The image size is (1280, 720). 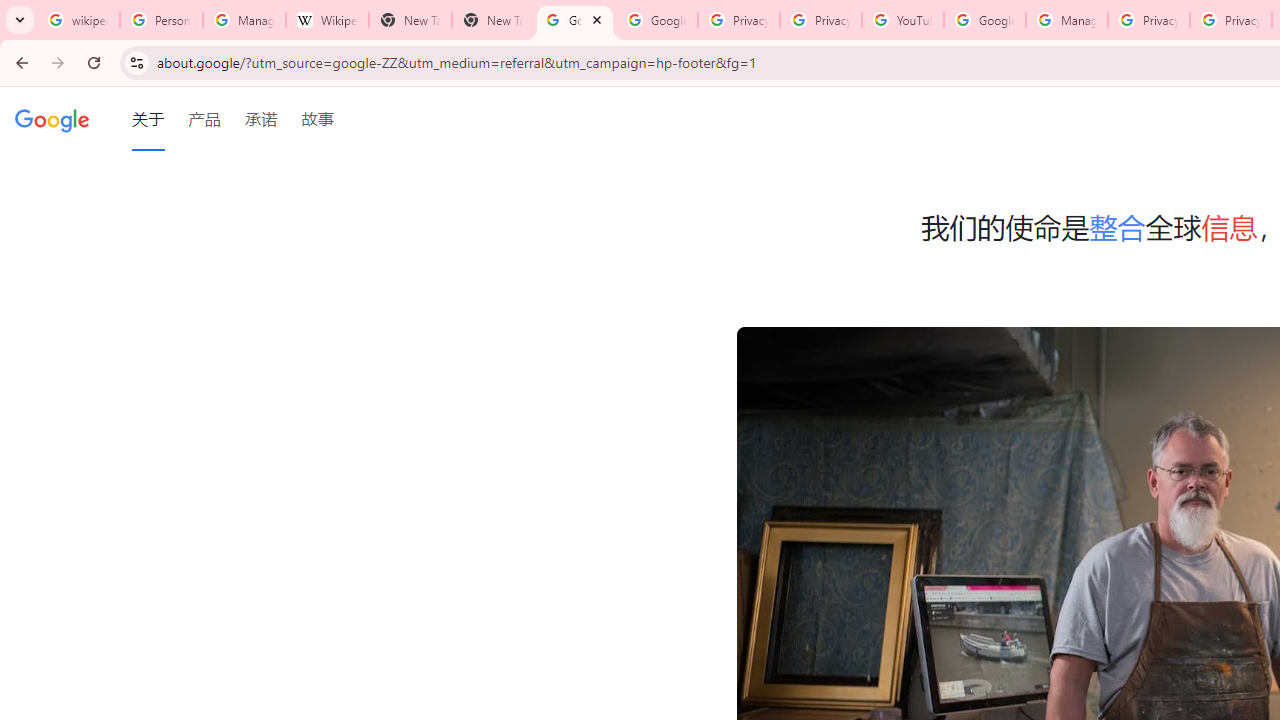 I want to click on 'Close', so click(x=595, y=19).